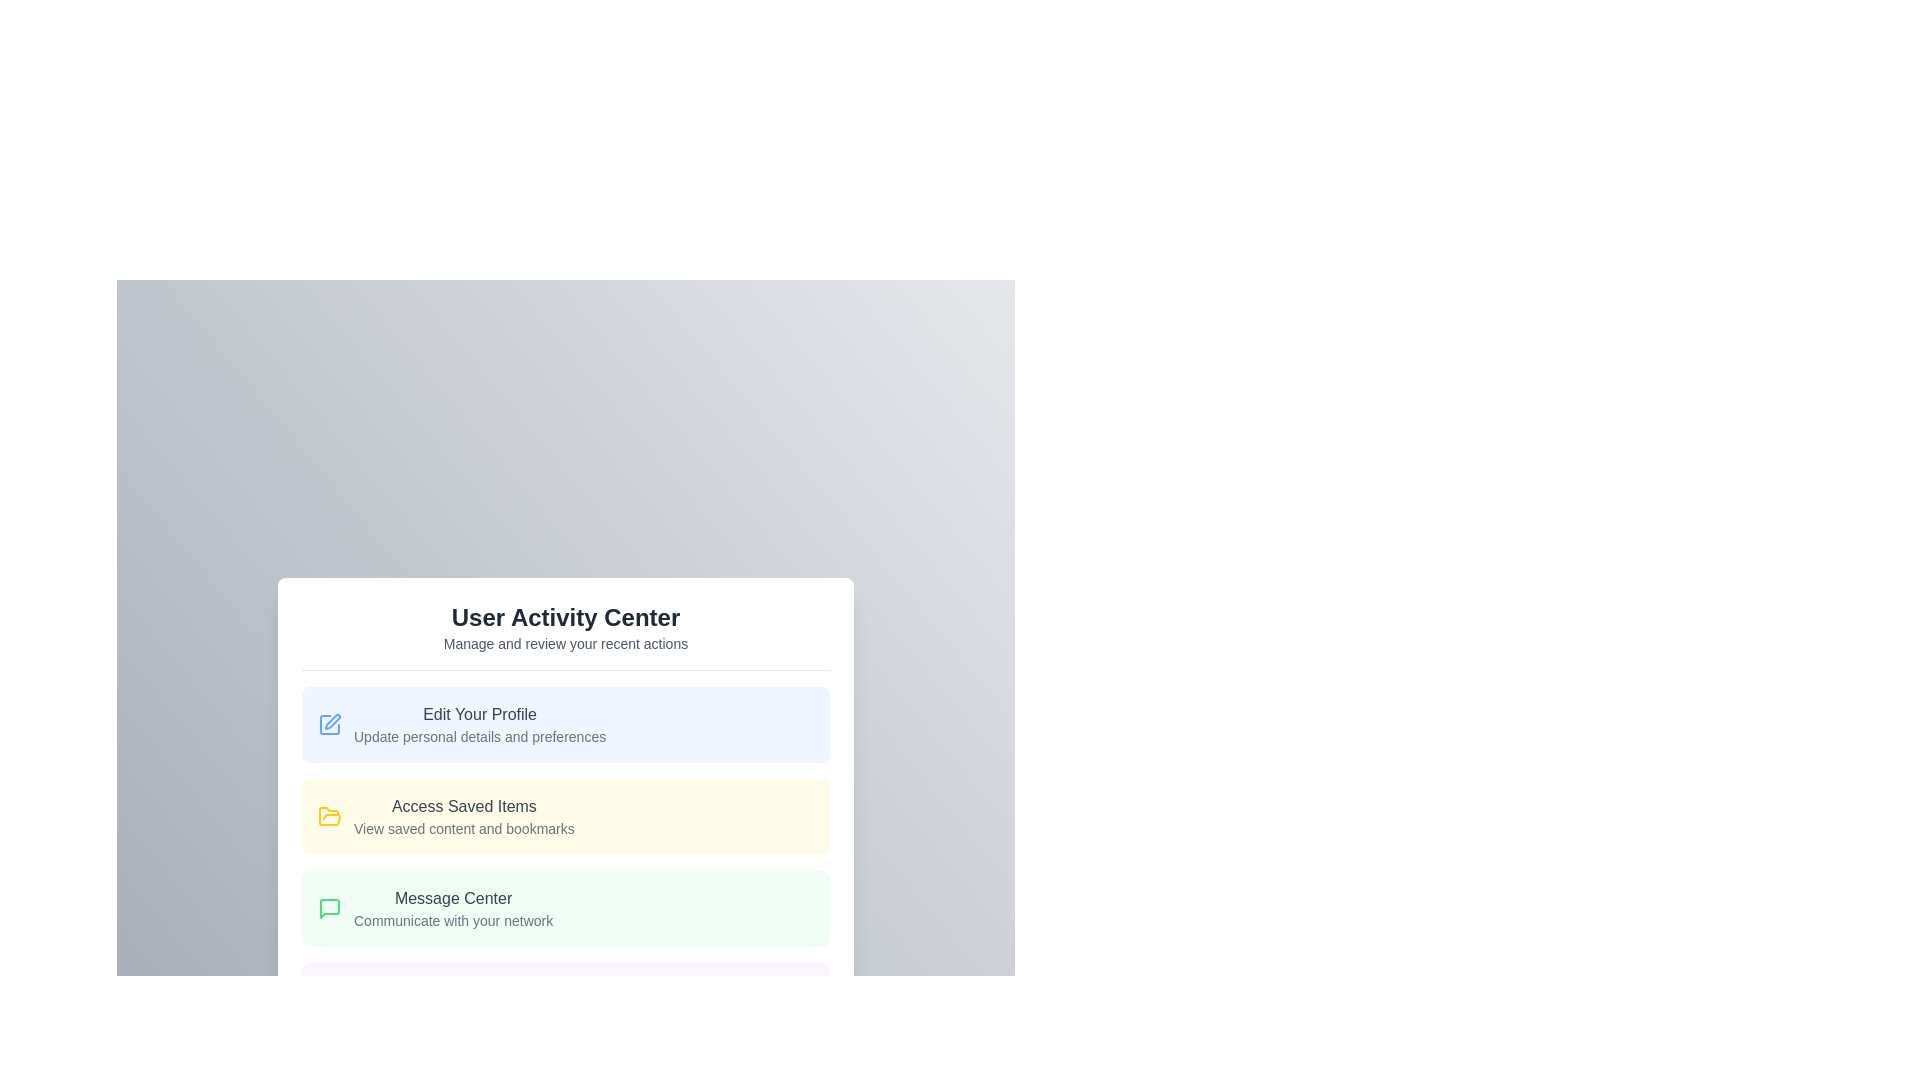 The width and height of the screenshot is (1920, 1080). Describe the element at coordinates (480, 724) in the screenshot. I see `the Text label located within a light blue rounded rectangle button, positioned below the 'User Activity Center' heading and adjacent to a blue pen icon` at that location.